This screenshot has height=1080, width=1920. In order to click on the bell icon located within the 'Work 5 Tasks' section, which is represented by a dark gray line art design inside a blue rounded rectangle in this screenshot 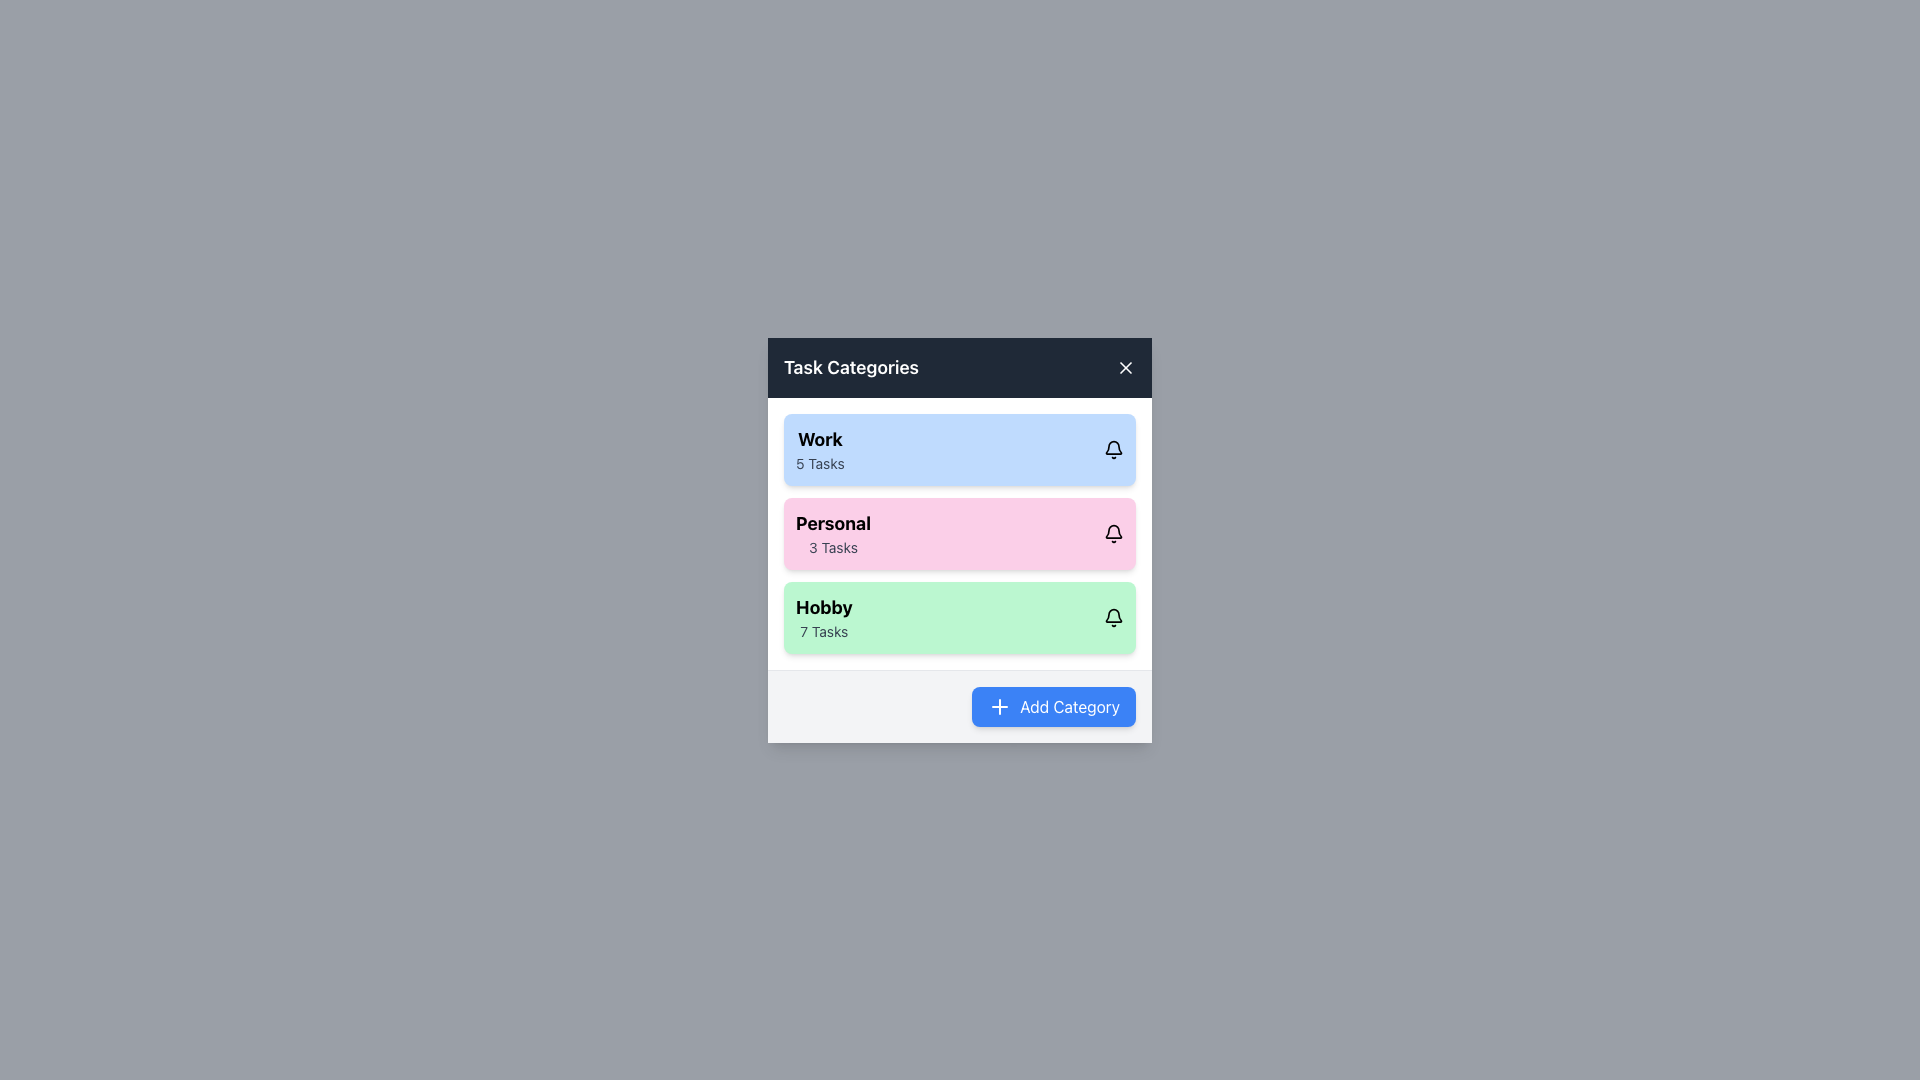, I will do `click(1112, 447)`.